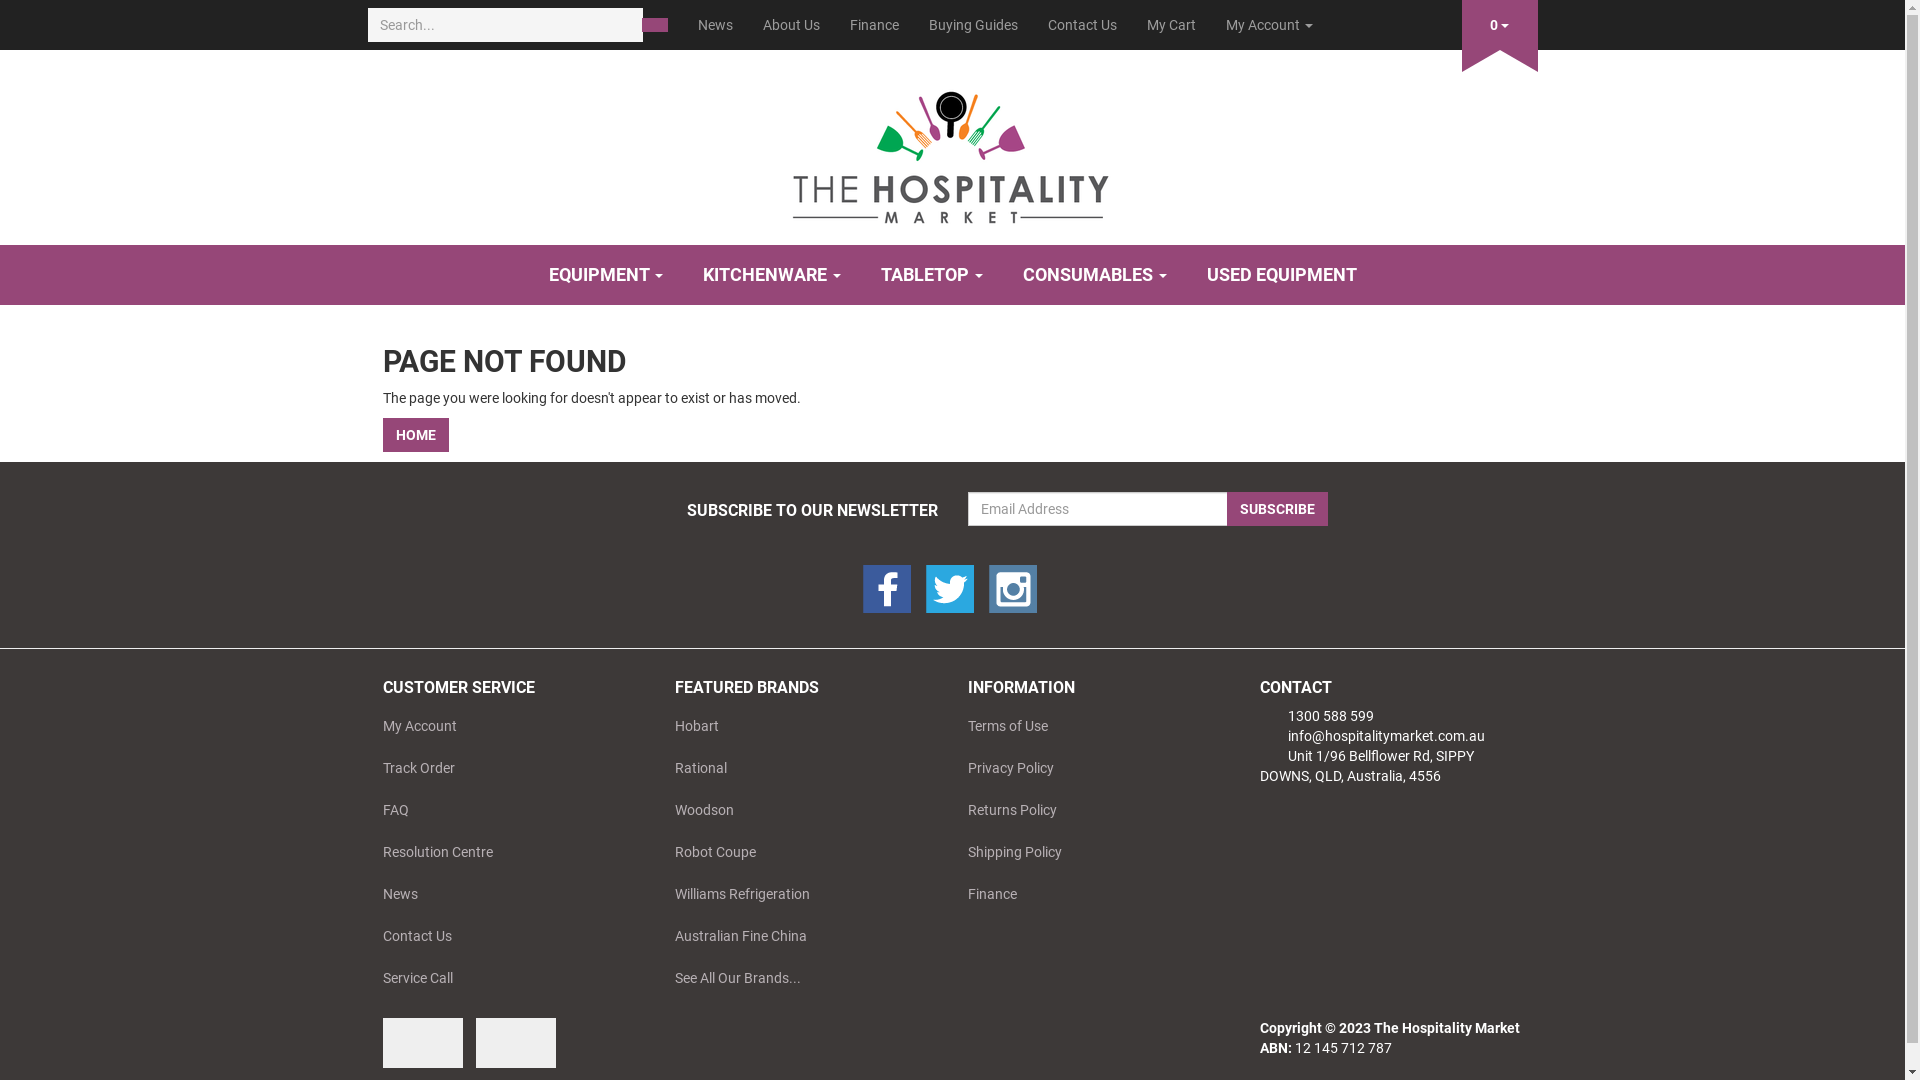  What do you see at coordinates (930, 274) in the screenshot?
I see `'TABLETOP'` at bounding box center [930, 274].